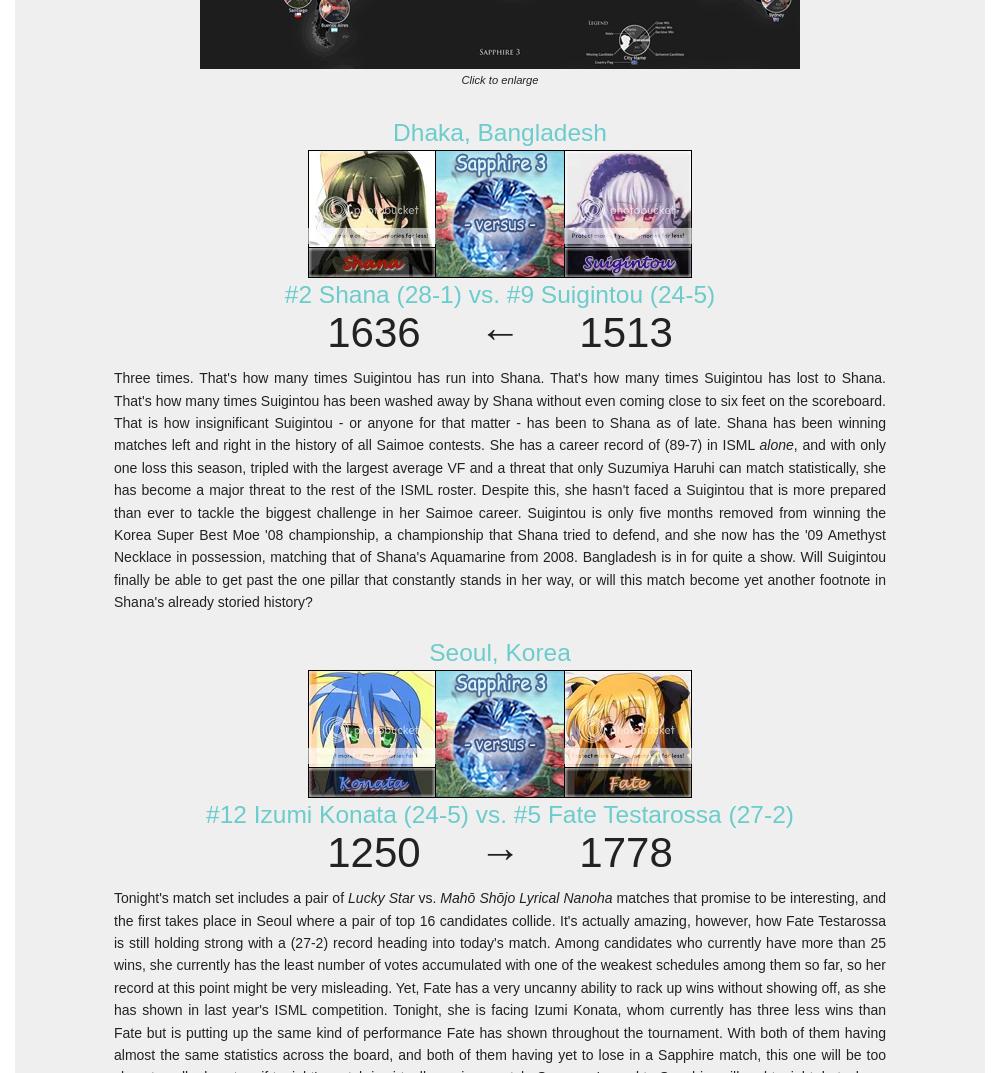 The width and height of the screenshot is (1000, 1073). Describe the element at coordinates (427, 897) in the screenshot. I see `'vs.'` at that location.